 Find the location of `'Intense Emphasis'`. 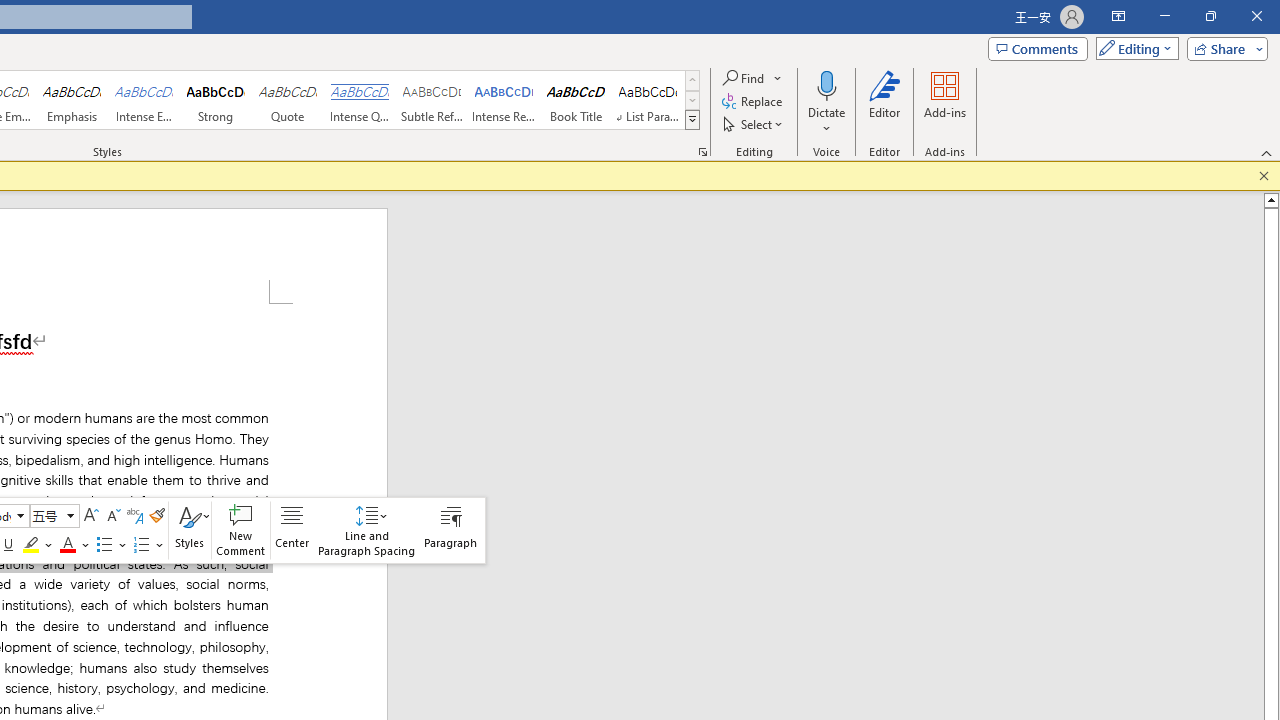

'Intense Emphasis' is located at coordinates (143, 100).